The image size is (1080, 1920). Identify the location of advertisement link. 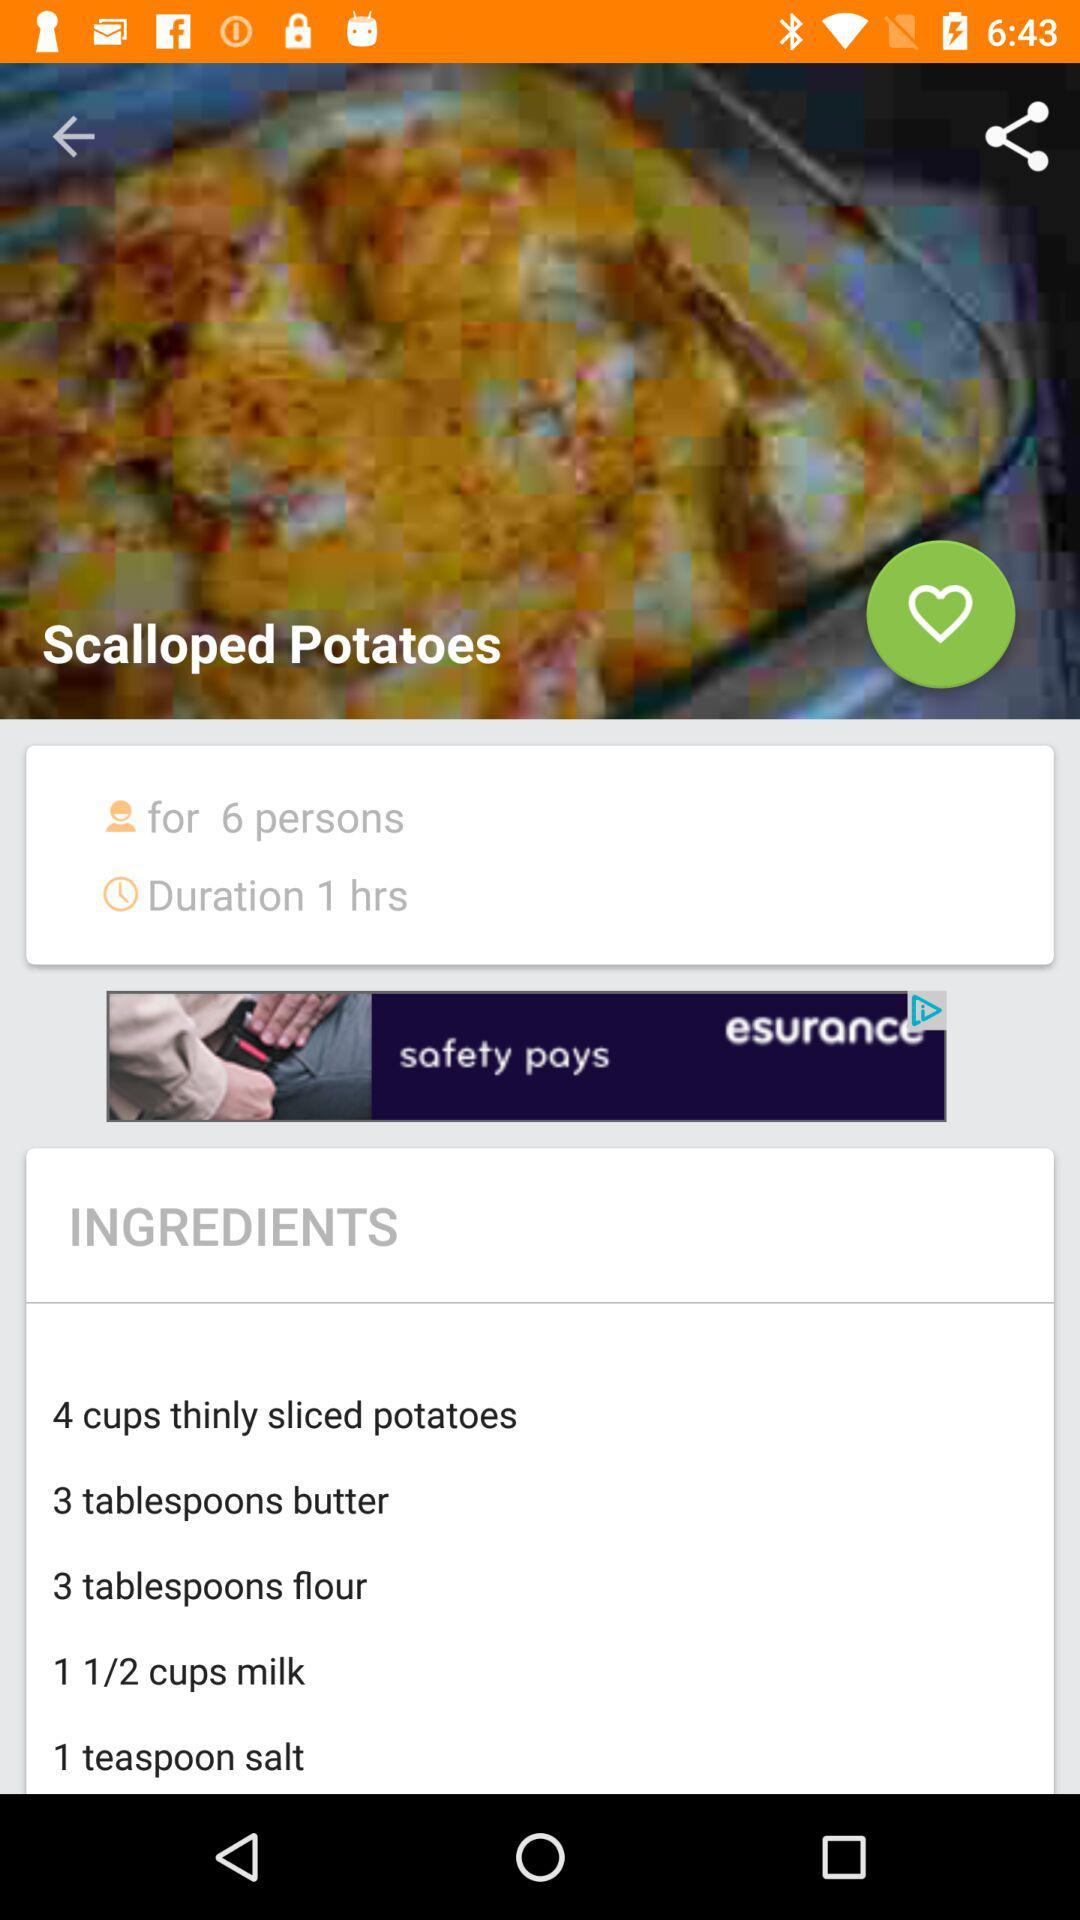
(525, 1055).